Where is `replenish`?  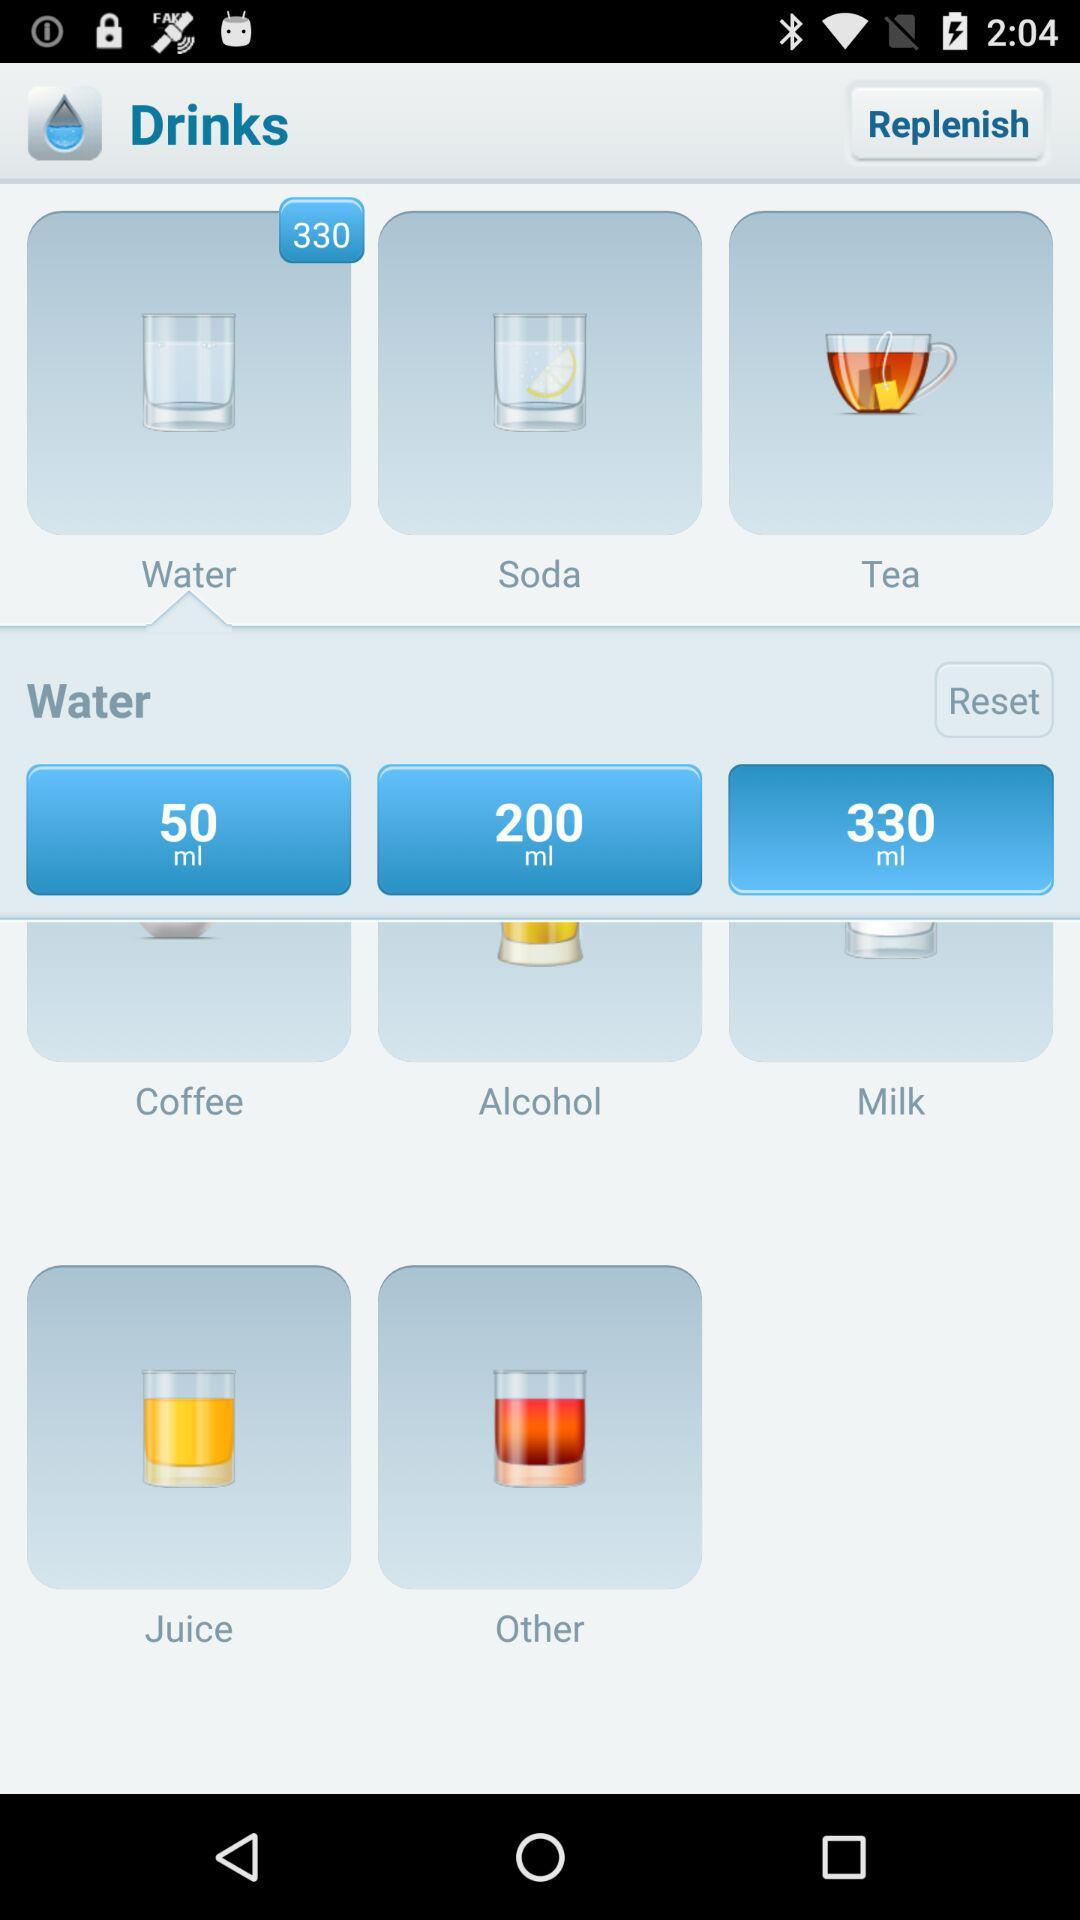
replenish is located at coordinates (947, 122).